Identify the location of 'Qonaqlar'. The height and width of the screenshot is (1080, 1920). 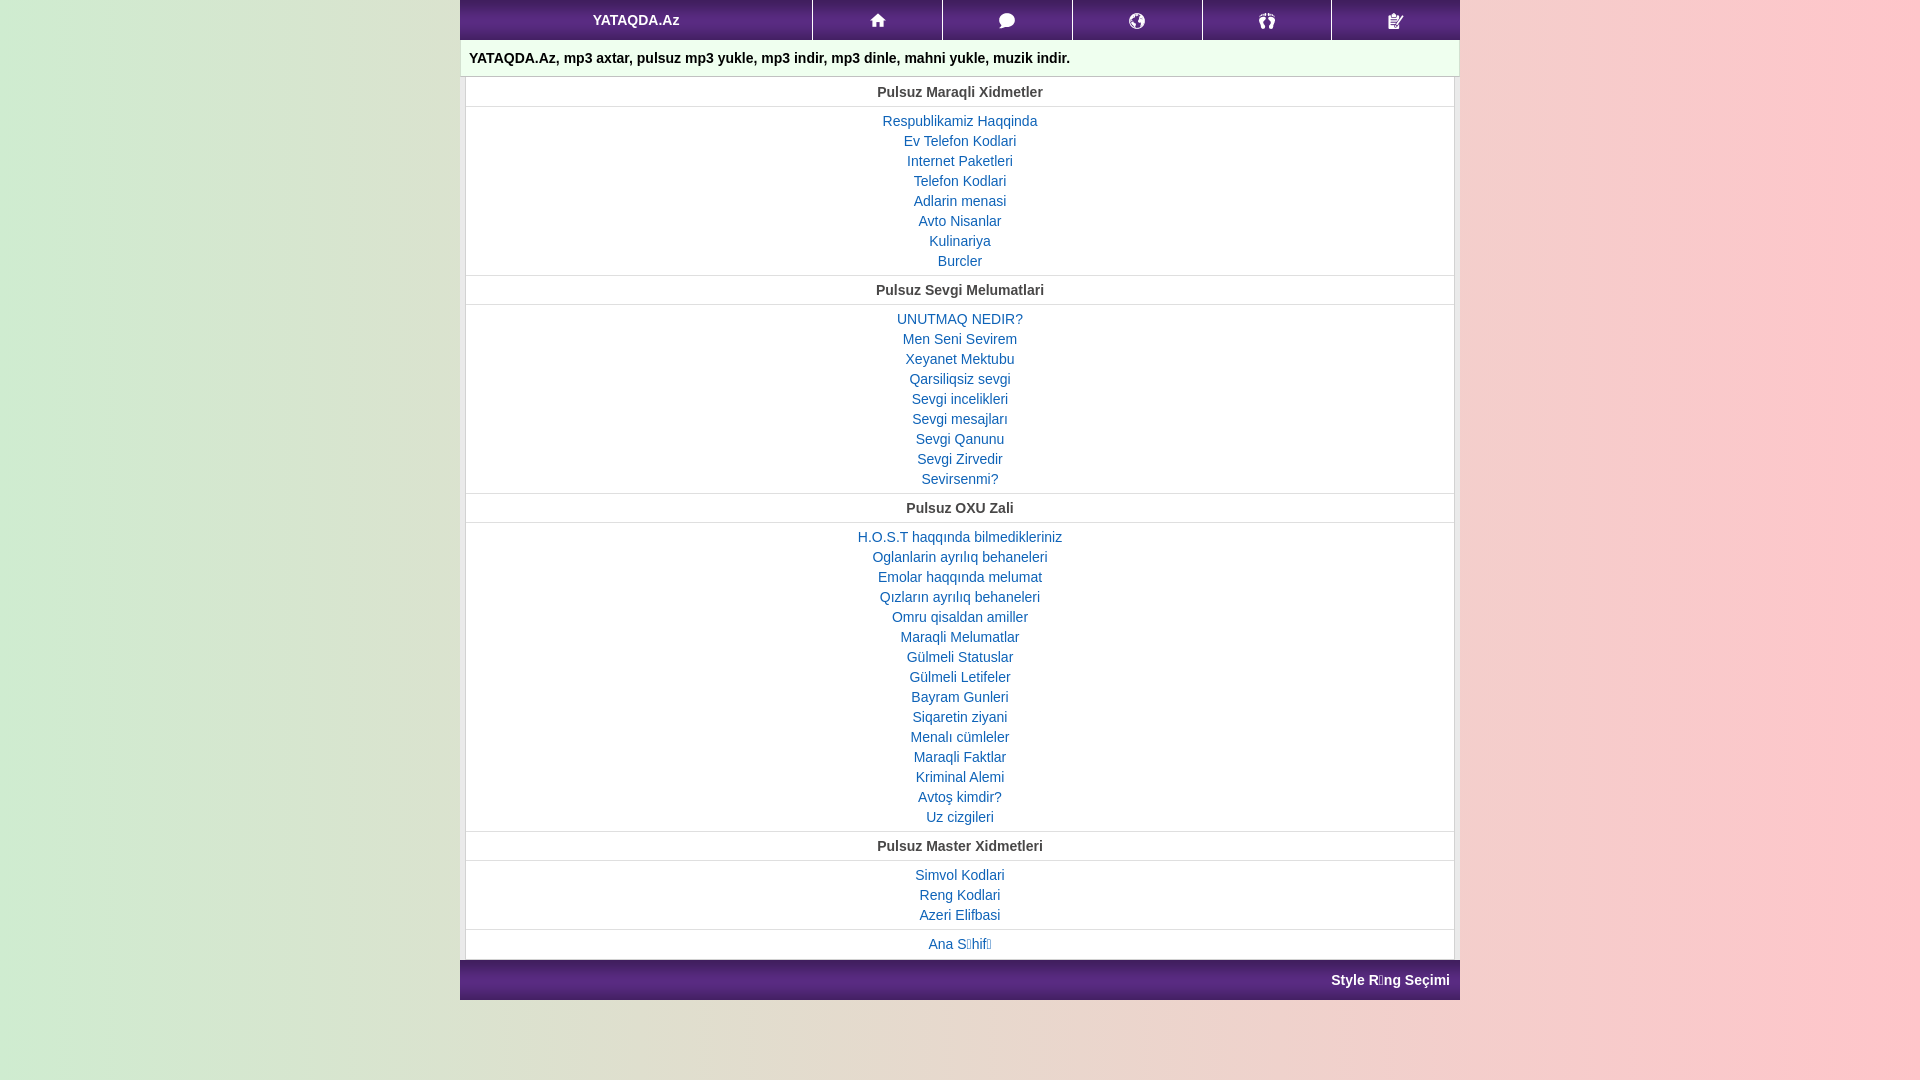
(1202, 19).